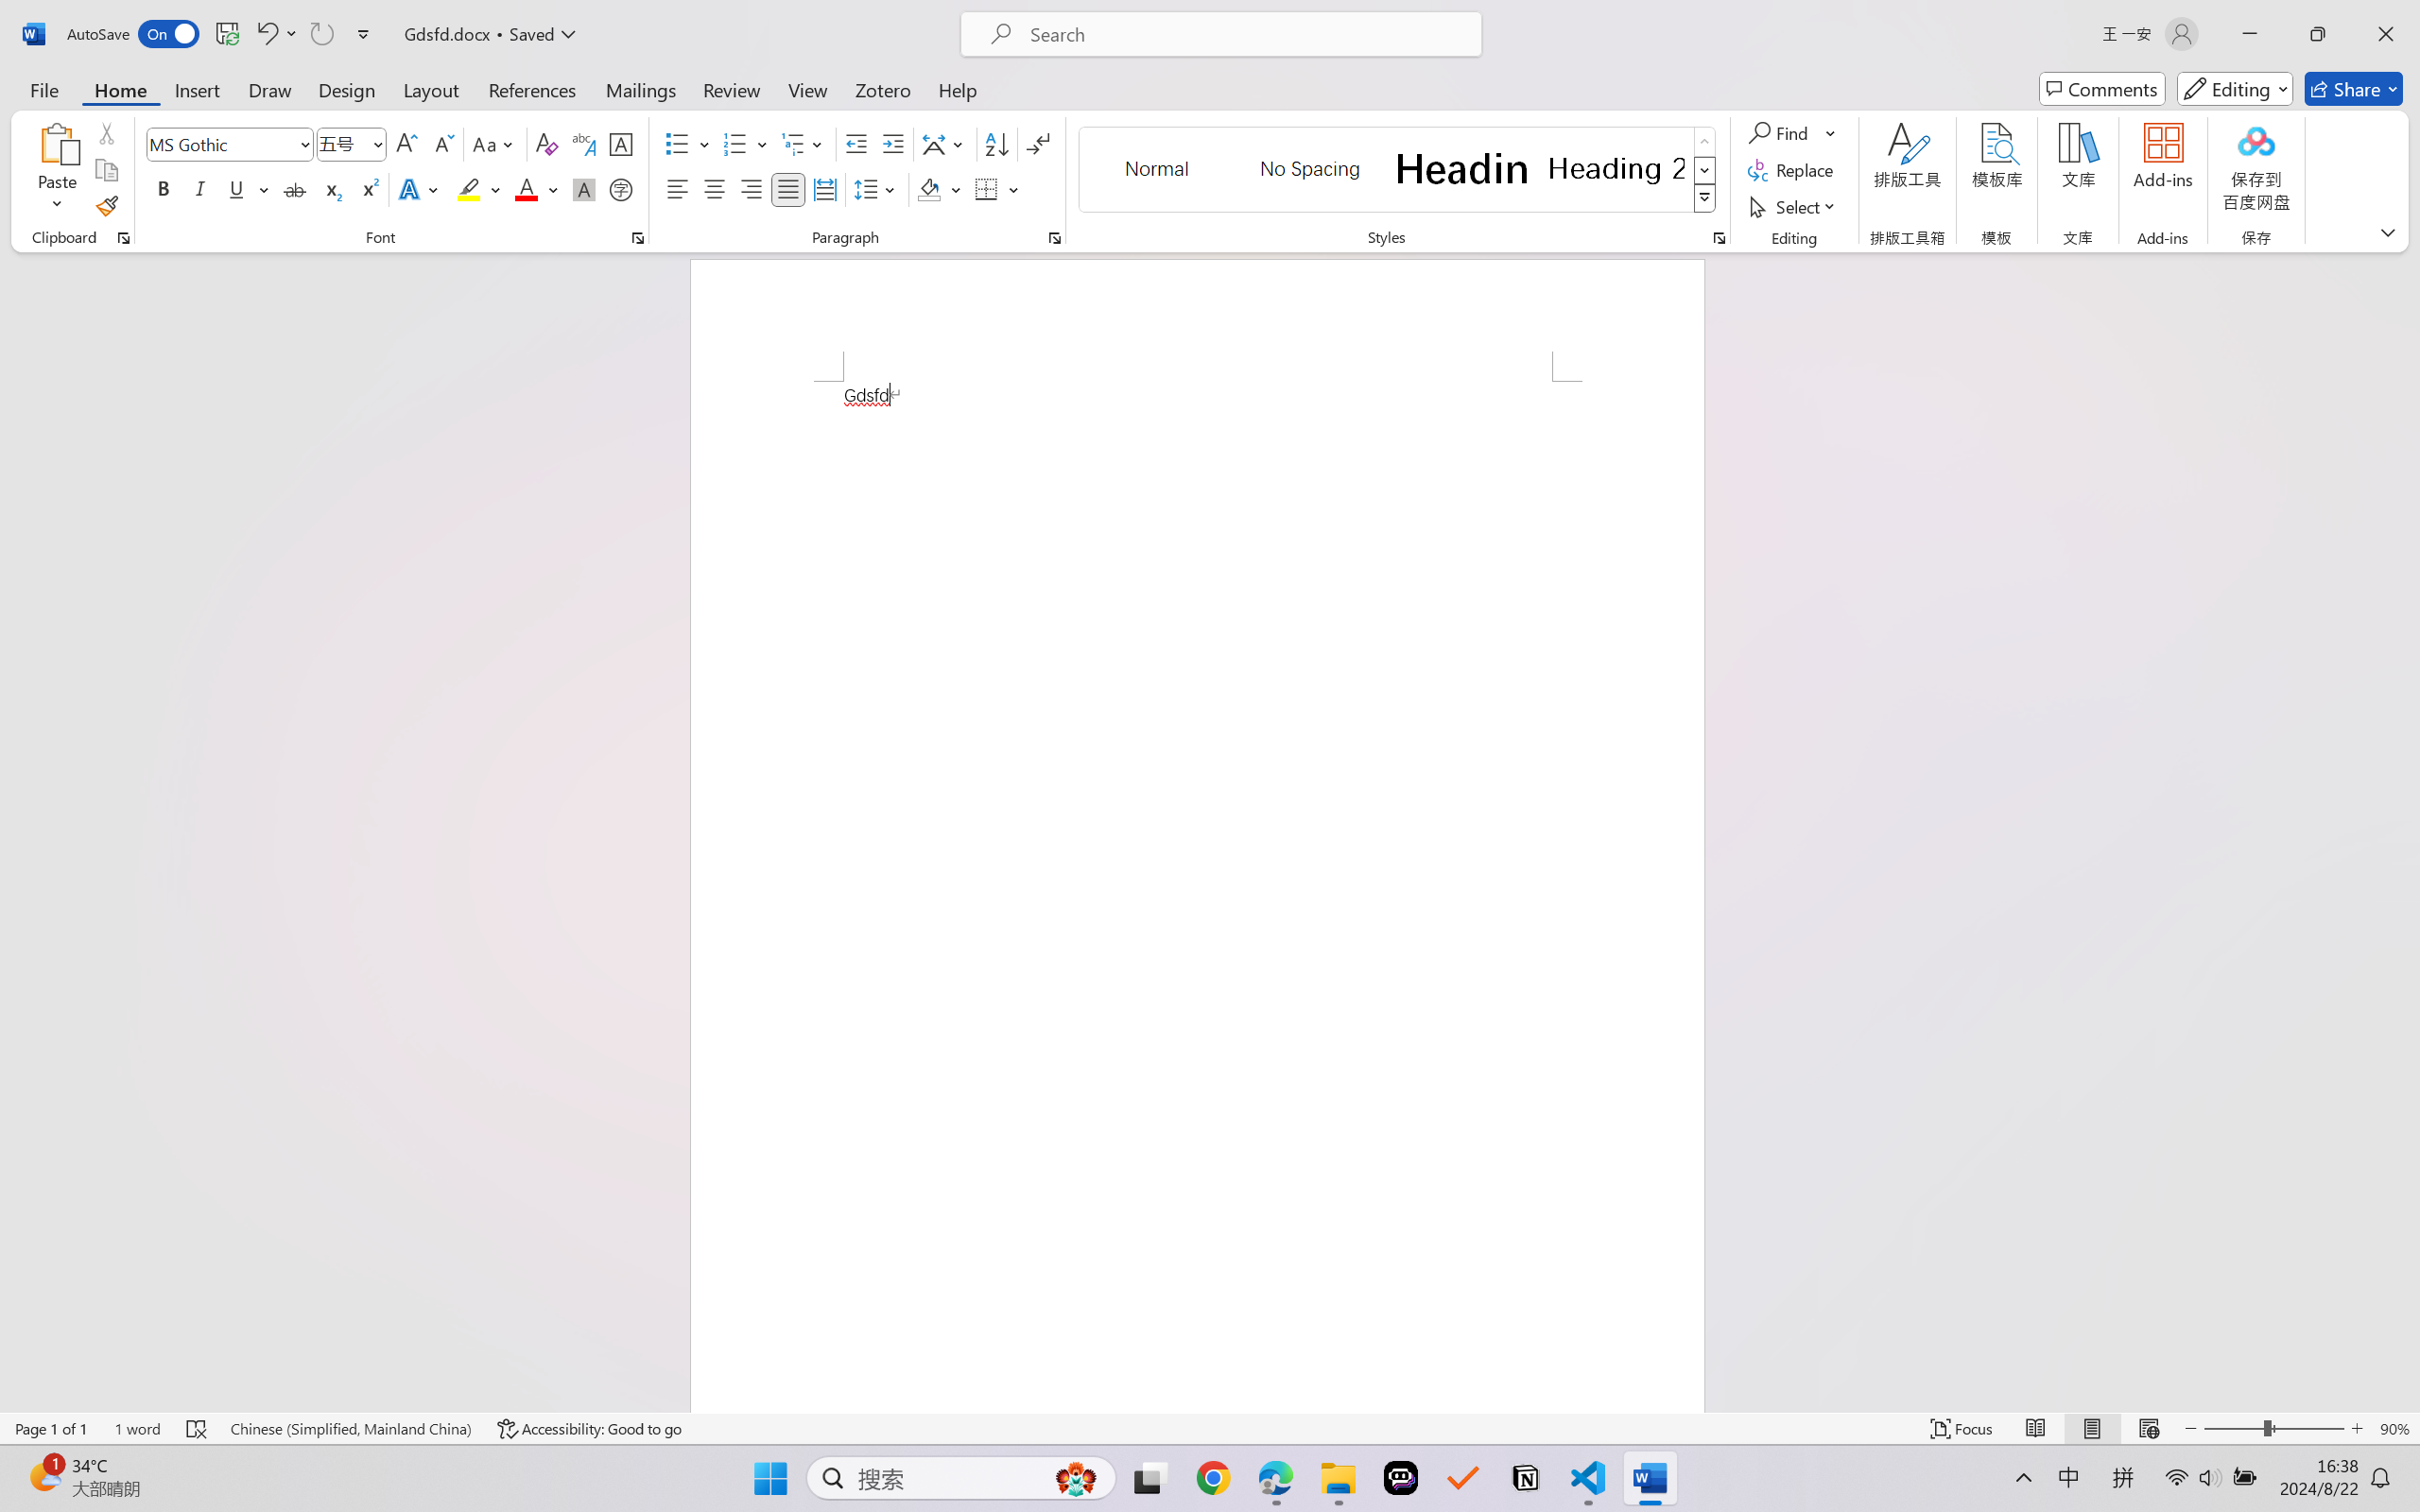 The height and width of the screenshot is (1512, 2420). Describe the element at coordinates (928, 188) in the screenshot. I see `'Shading RGB(0, 0, 0)'` at that location.